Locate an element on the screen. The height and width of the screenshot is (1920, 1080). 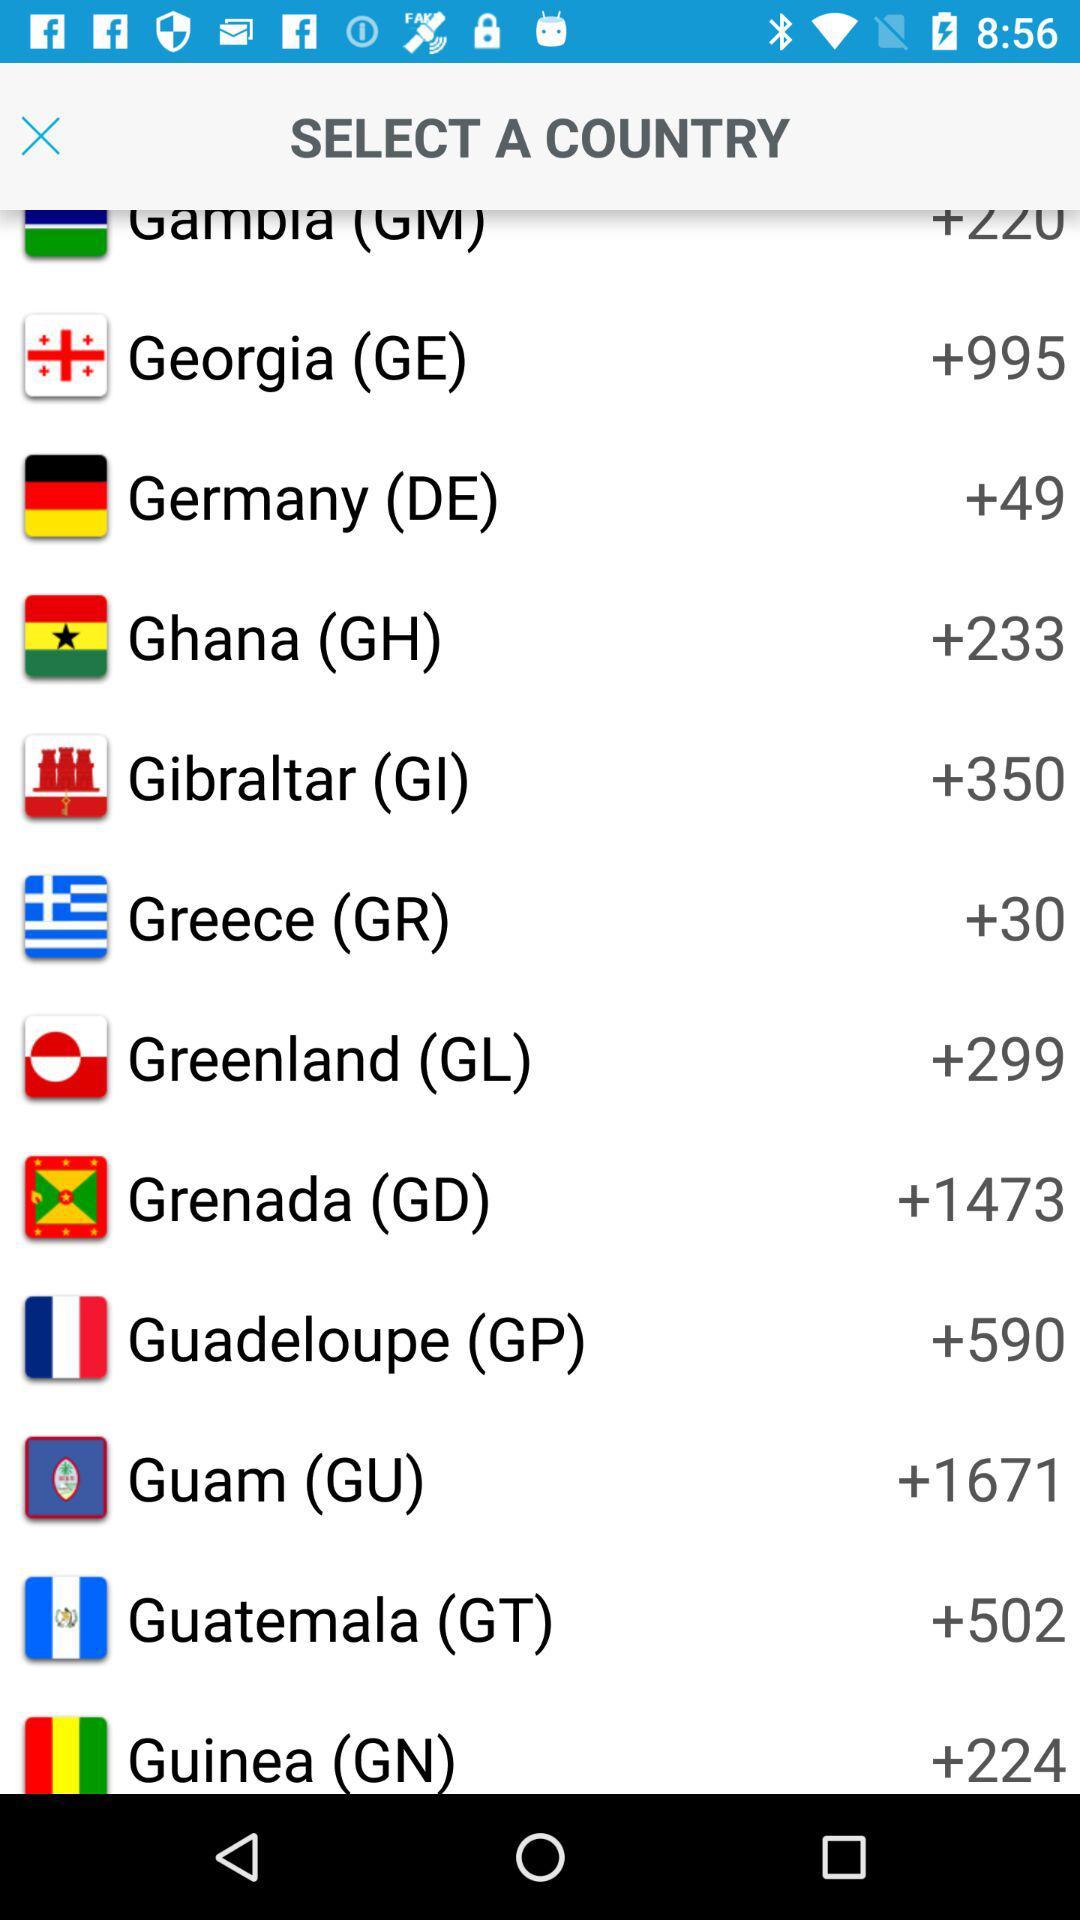
the greece (gr) item is located at coordinates (289, 915).